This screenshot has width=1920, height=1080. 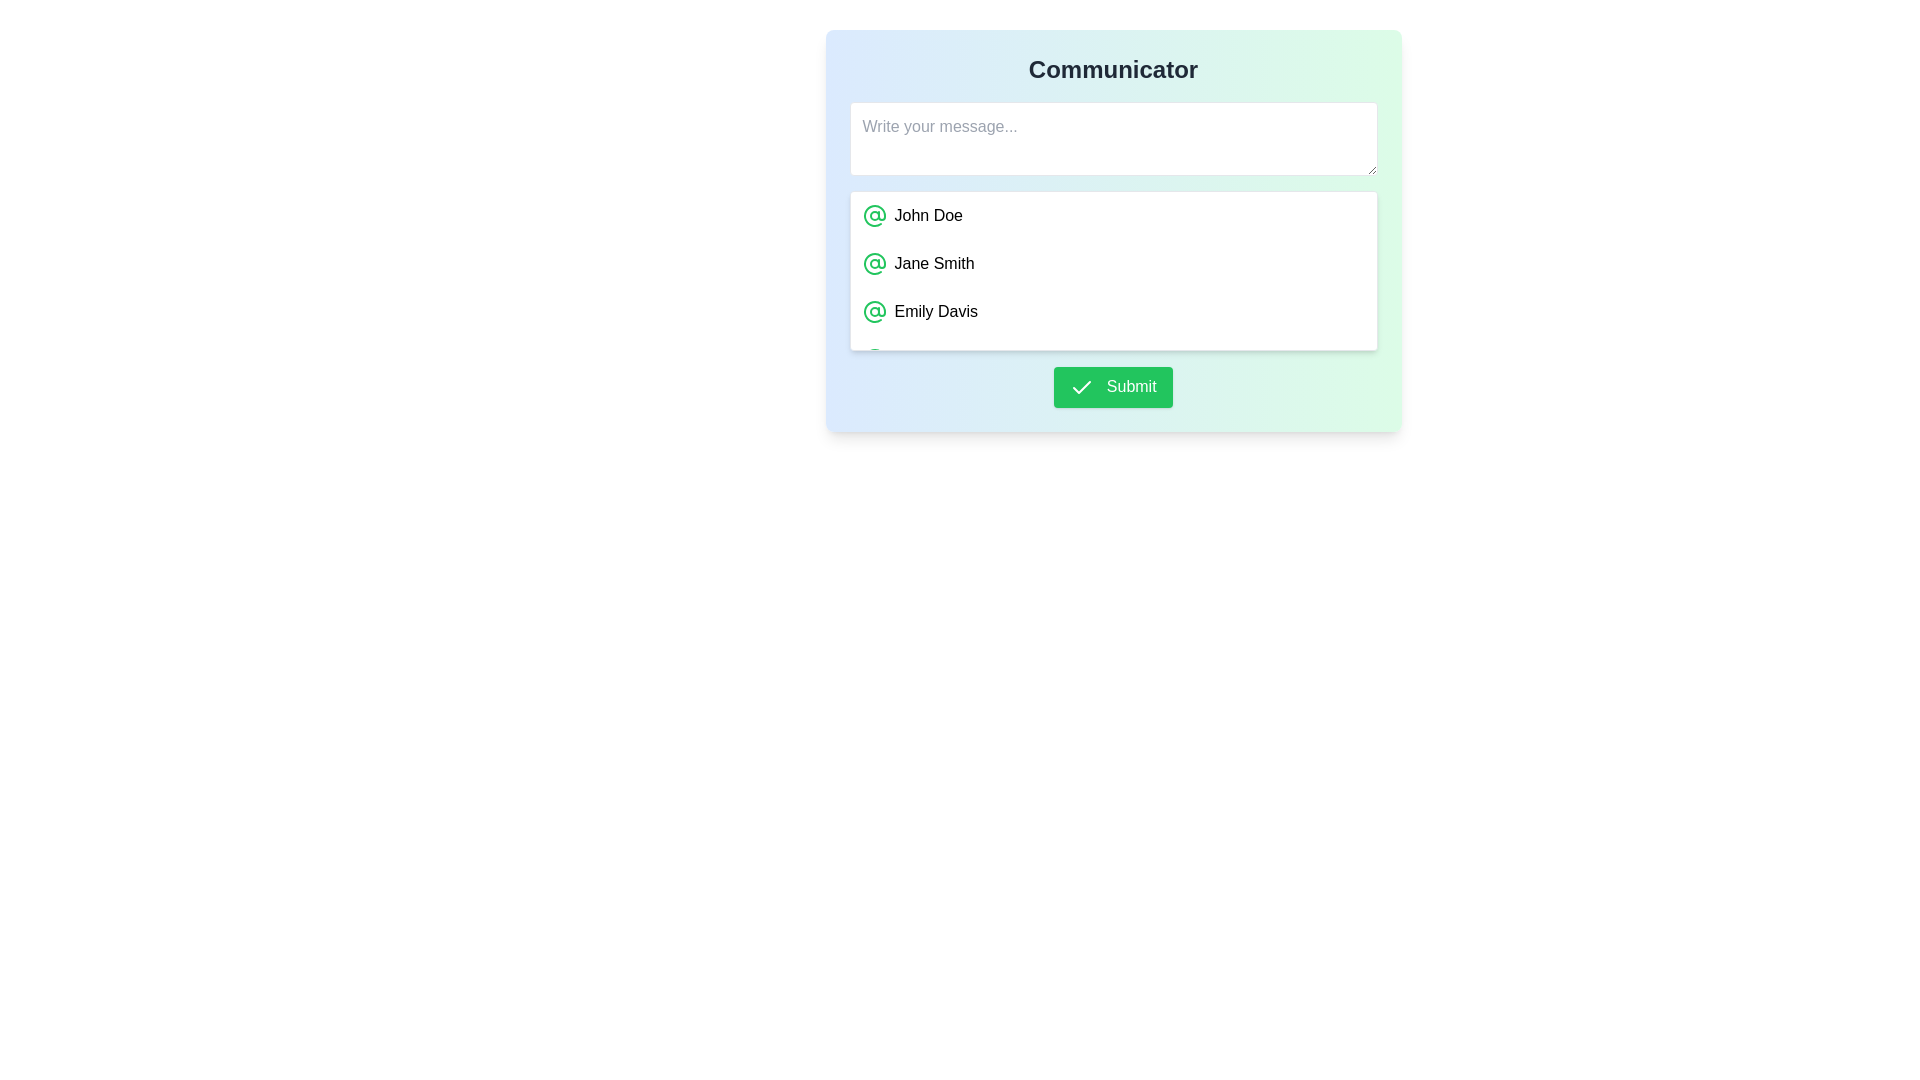 What do you see at coordinates (1112, 387) in the screenshot?
I see `the 'Submit' button with a green background and white text` at bounding box center [1112, 387].